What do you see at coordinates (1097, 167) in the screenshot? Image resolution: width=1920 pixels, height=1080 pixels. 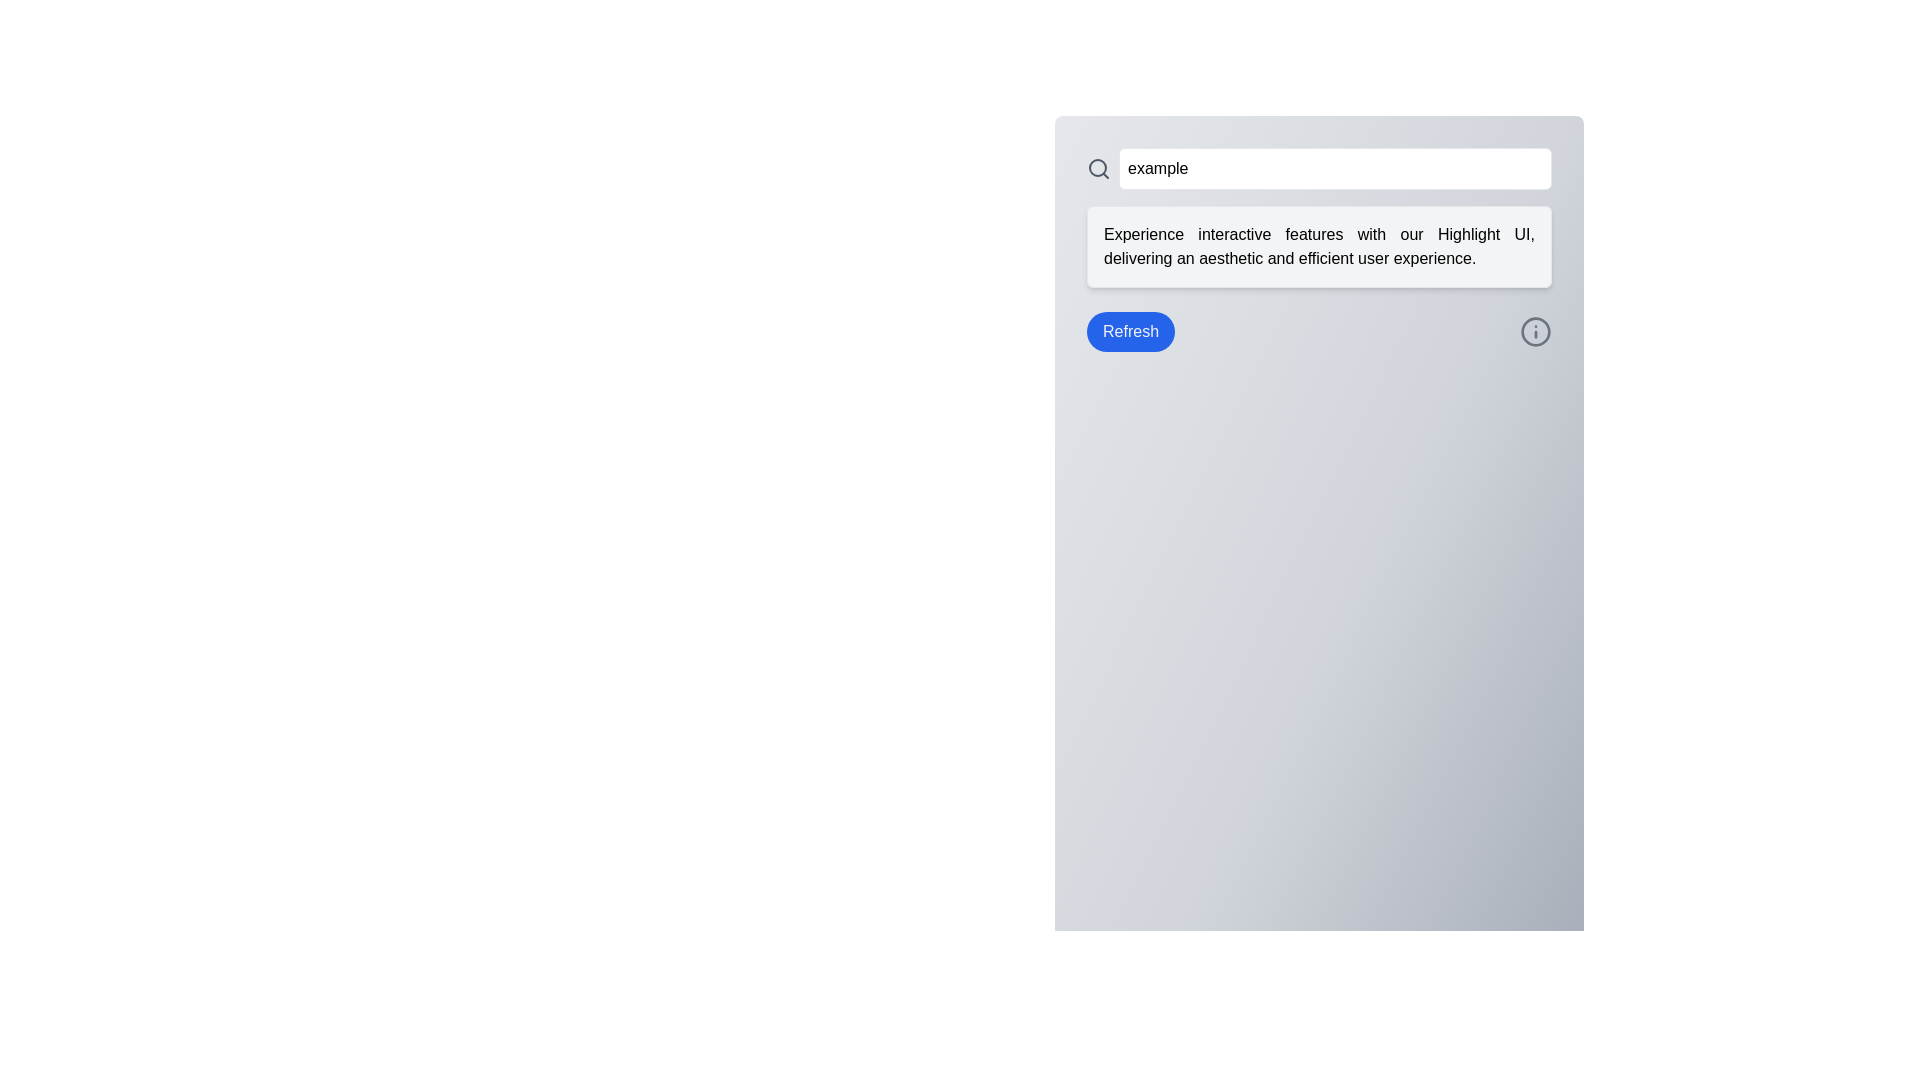 I see `the decorative circle component of the search icon located at the center of the magnifying glass icon, situated to the left of the search input field` at bounding box center [1097, 167].